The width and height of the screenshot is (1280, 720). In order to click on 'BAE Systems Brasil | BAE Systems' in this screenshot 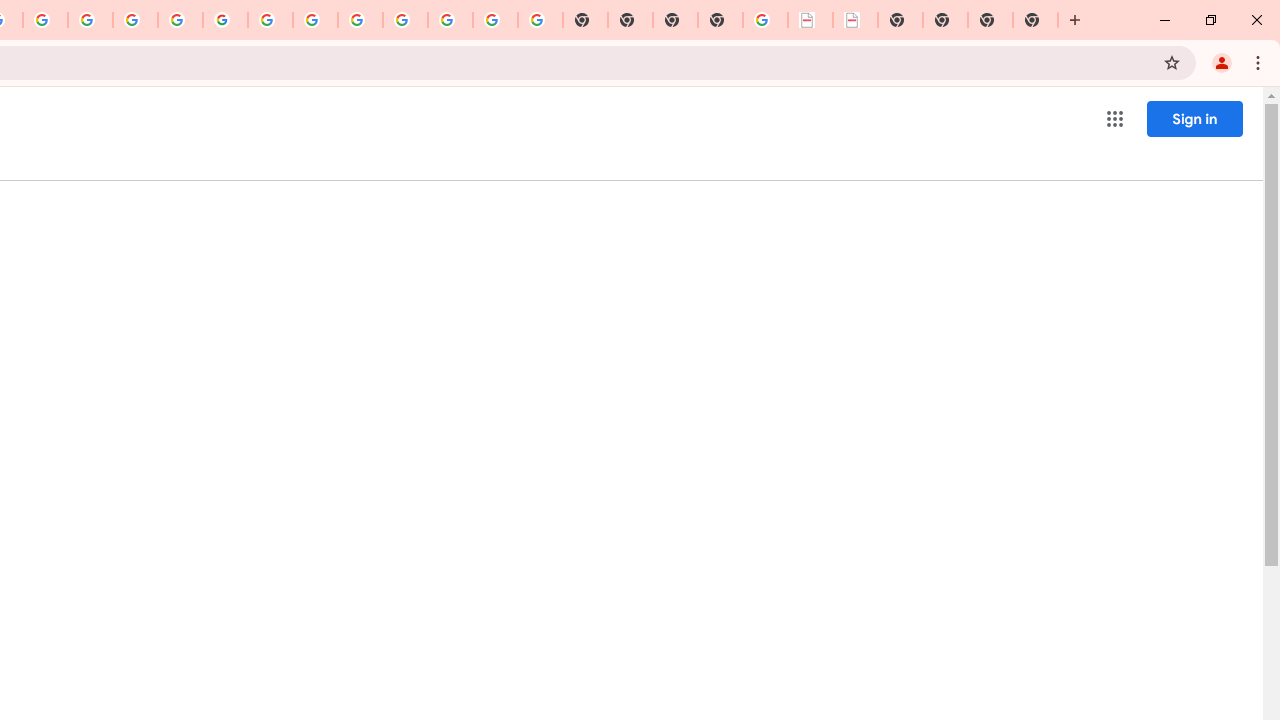, I will do `click(855, 20)`.